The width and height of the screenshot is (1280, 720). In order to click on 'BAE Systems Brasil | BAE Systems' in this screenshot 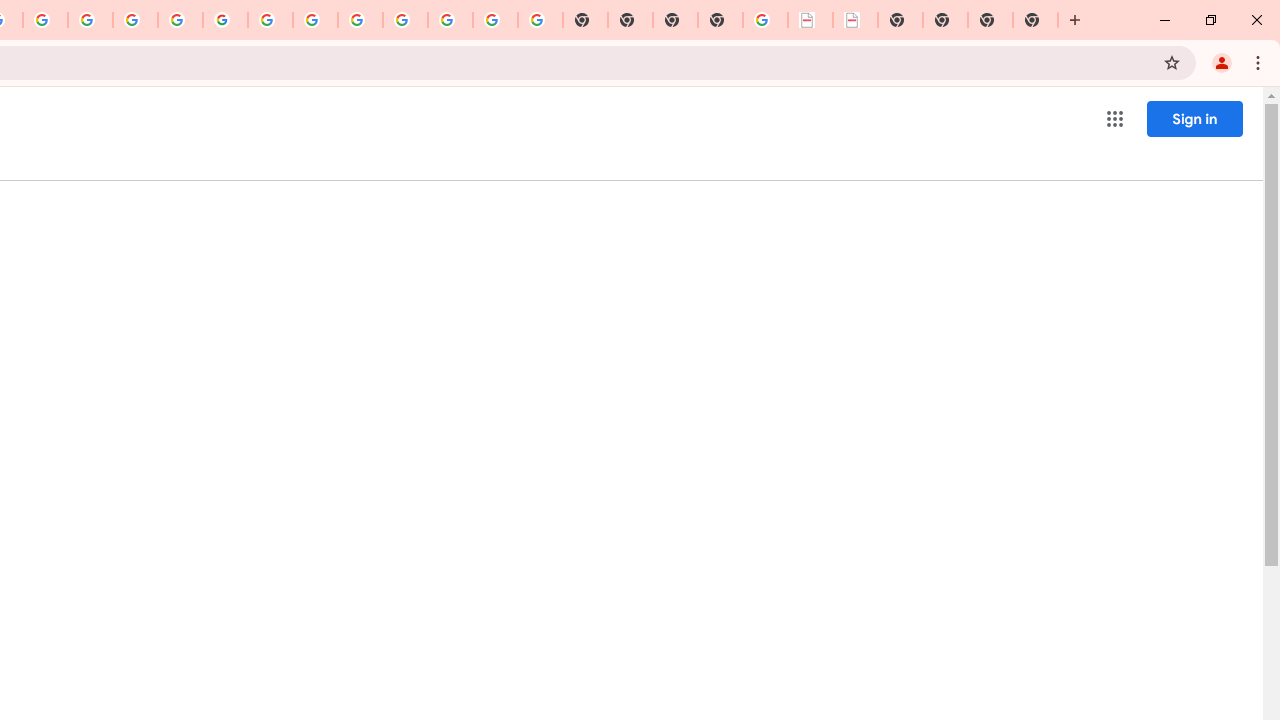, I will do `click(855, 20)`.